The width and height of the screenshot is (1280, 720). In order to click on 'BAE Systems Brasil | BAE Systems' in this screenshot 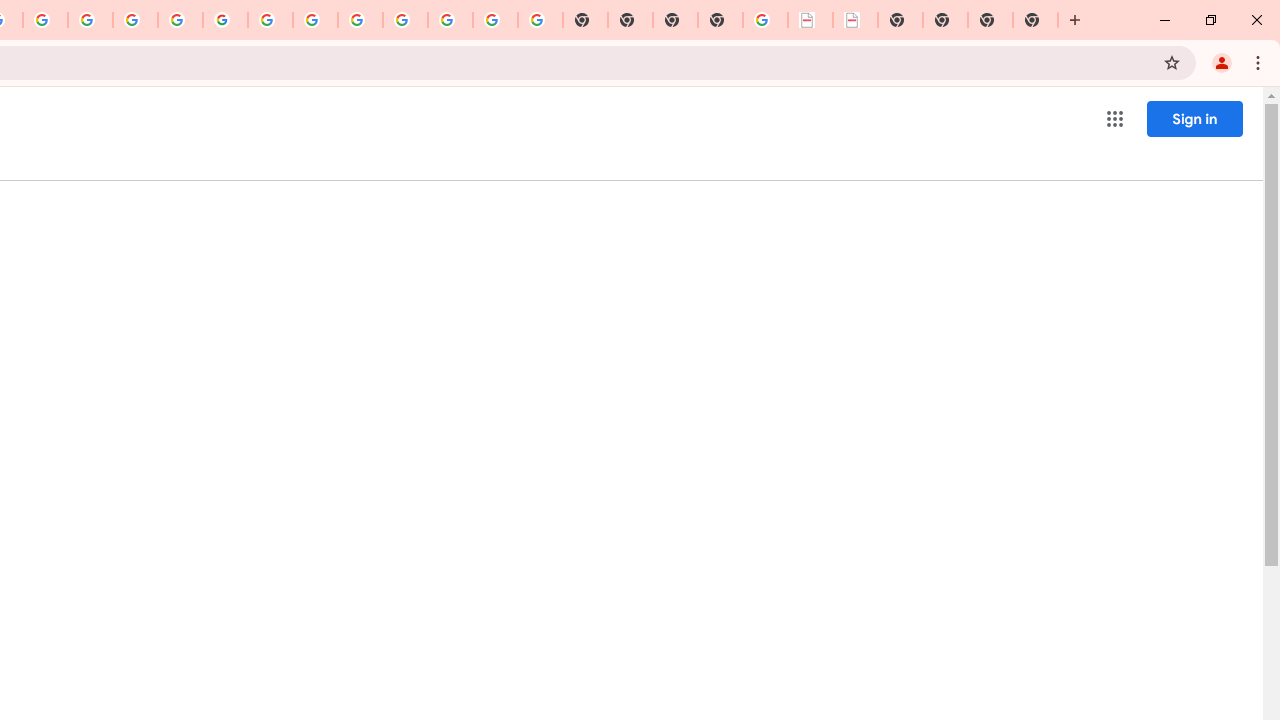, I will do `click(855, 20)`.